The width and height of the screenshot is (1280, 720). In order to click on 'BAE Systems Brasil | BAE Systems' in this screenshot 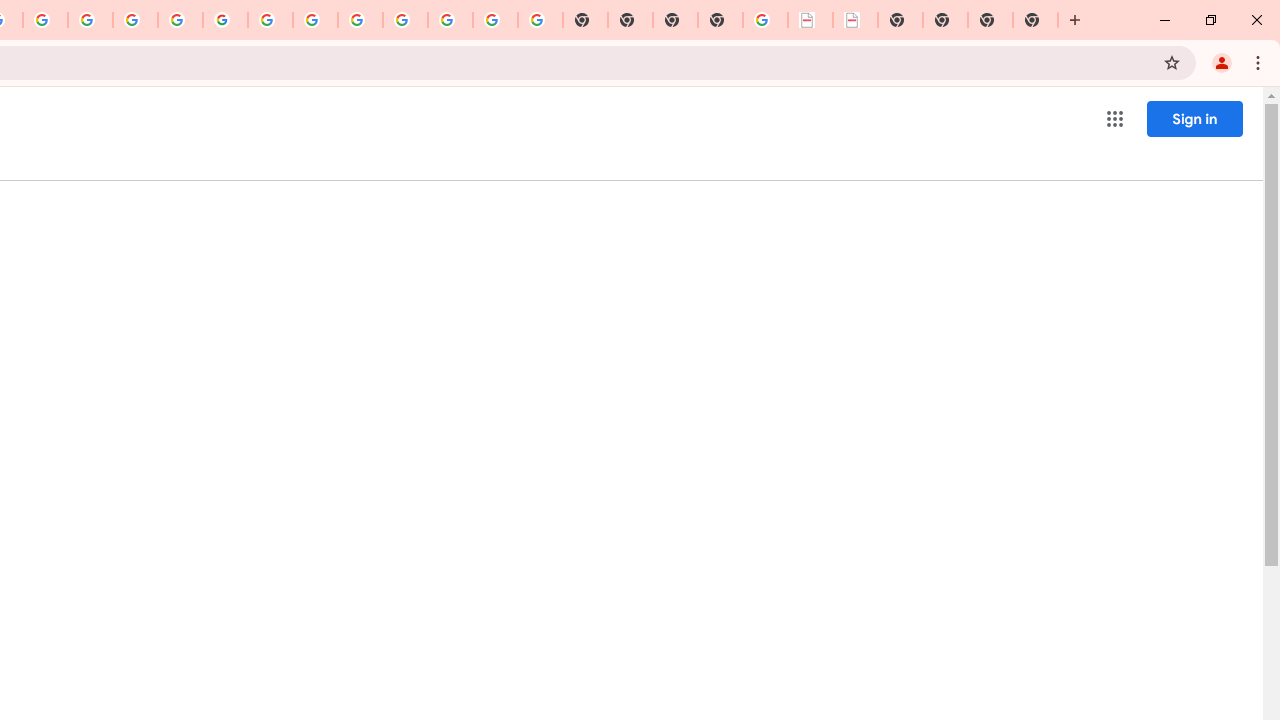, I will do `click(855, 20)`.